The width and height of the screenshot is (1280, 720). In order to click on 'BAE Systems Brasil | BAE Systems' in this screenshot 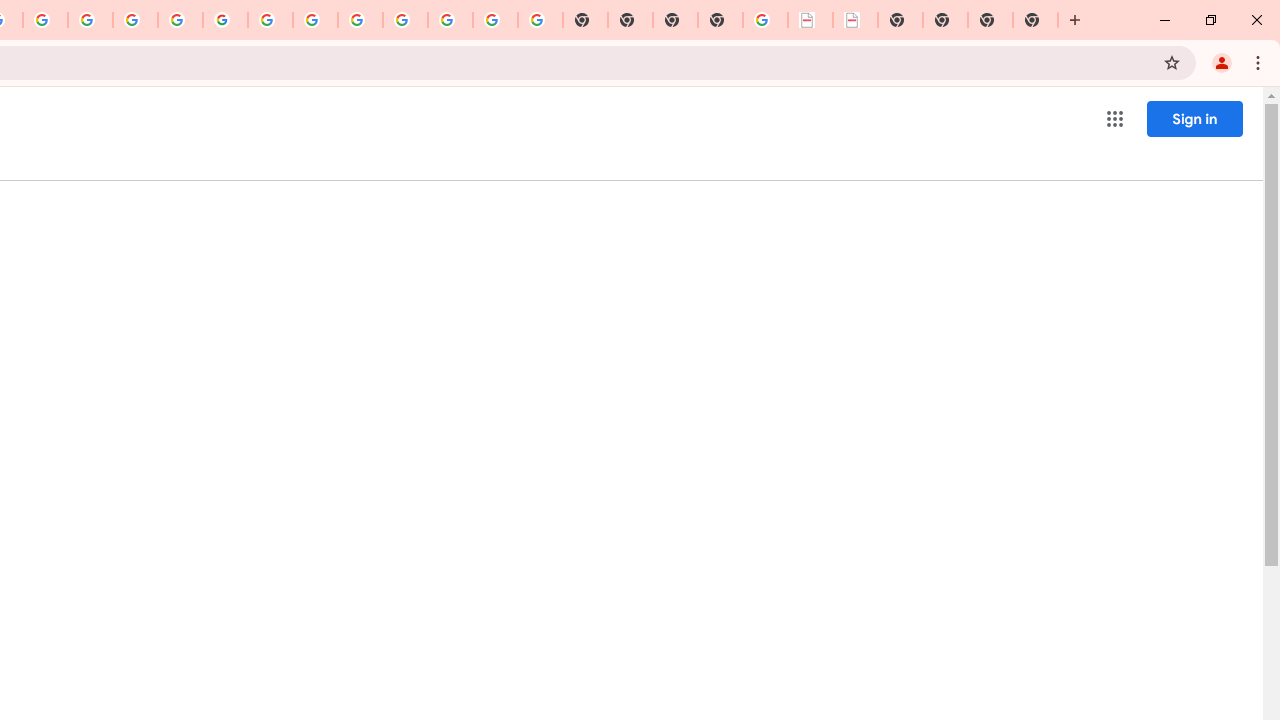, I will do `click(855, 20)`.